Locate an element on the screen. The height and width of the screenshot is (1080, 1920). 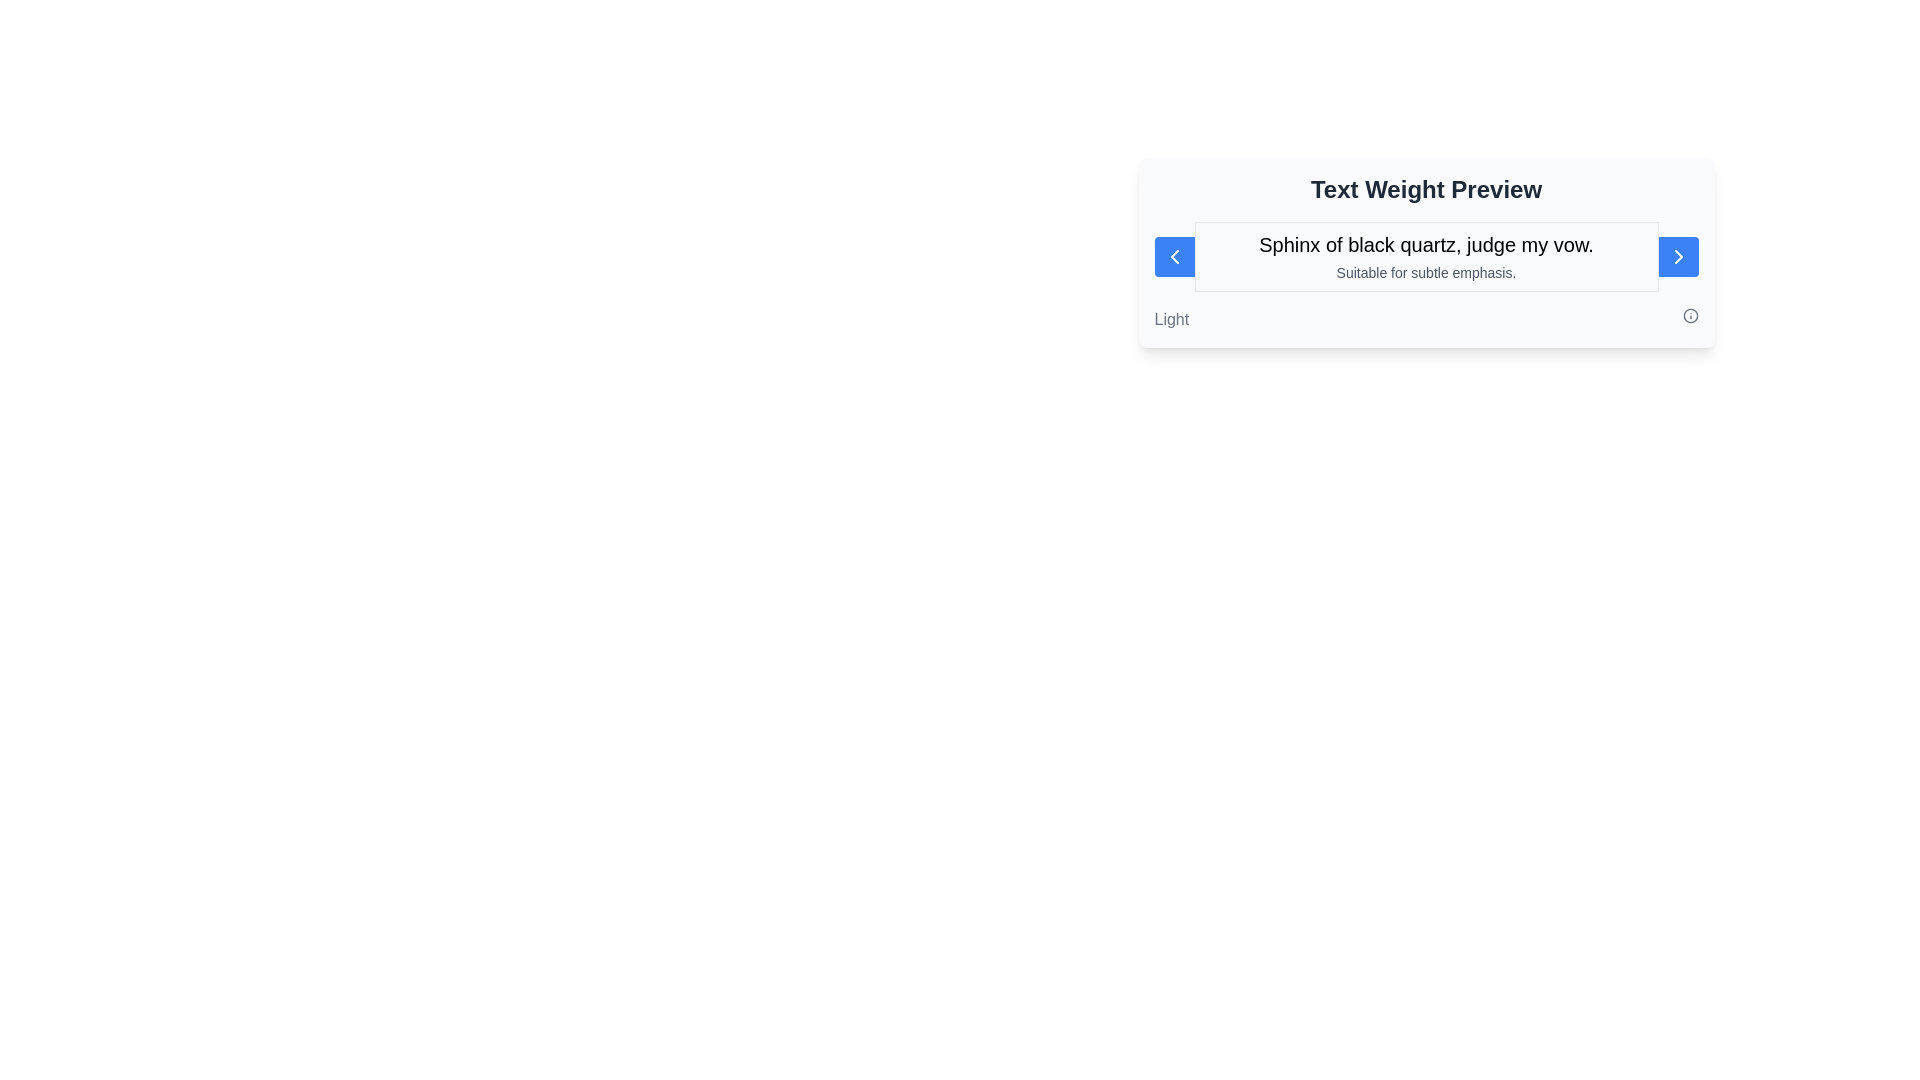
the navigation button located at the far right of the horizontally aligned group within the 'Text Weight Preview' box to progress to the next section is located at coordinates (1678, 256).